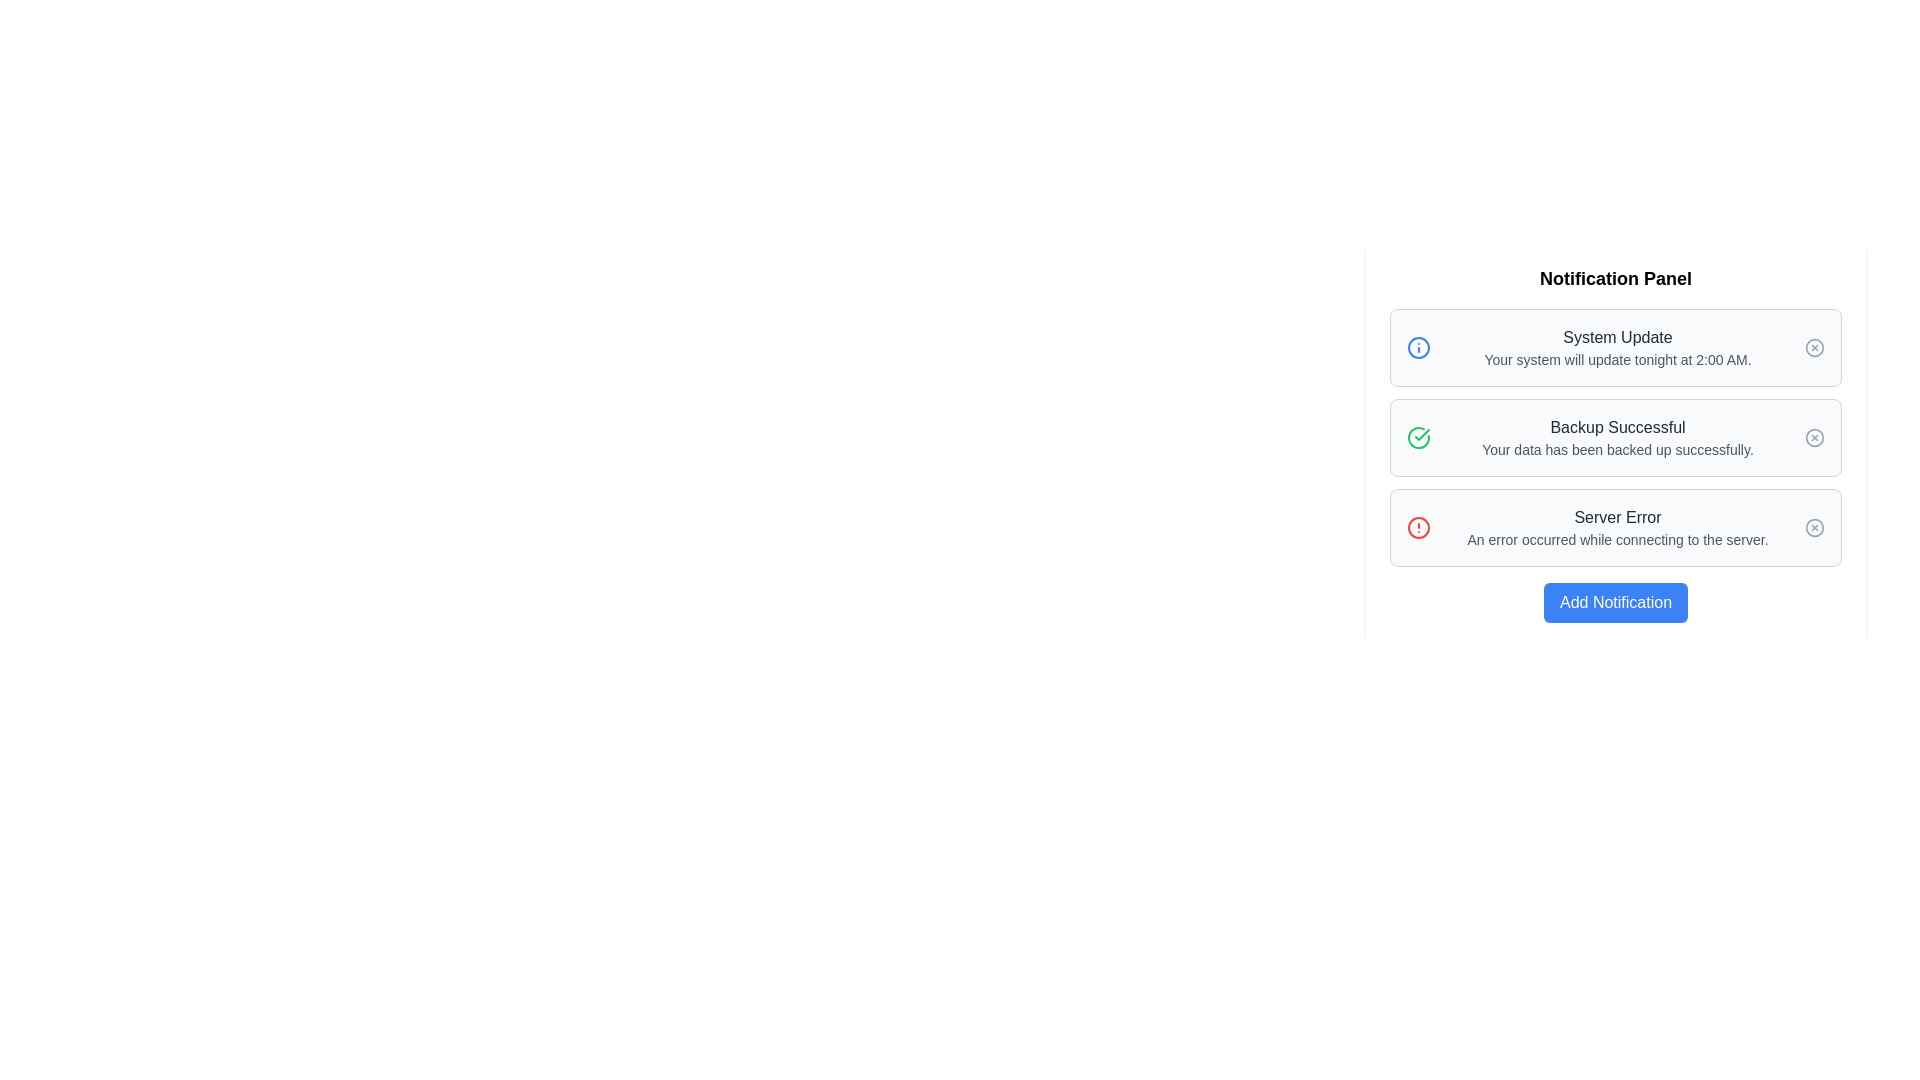 This screenshot has width=1920, height=1080. I want to click on error message displayed on the Notification Card indicating a server connection issue, which is the third notification in the vertically stacked list, so click(1616, 527).